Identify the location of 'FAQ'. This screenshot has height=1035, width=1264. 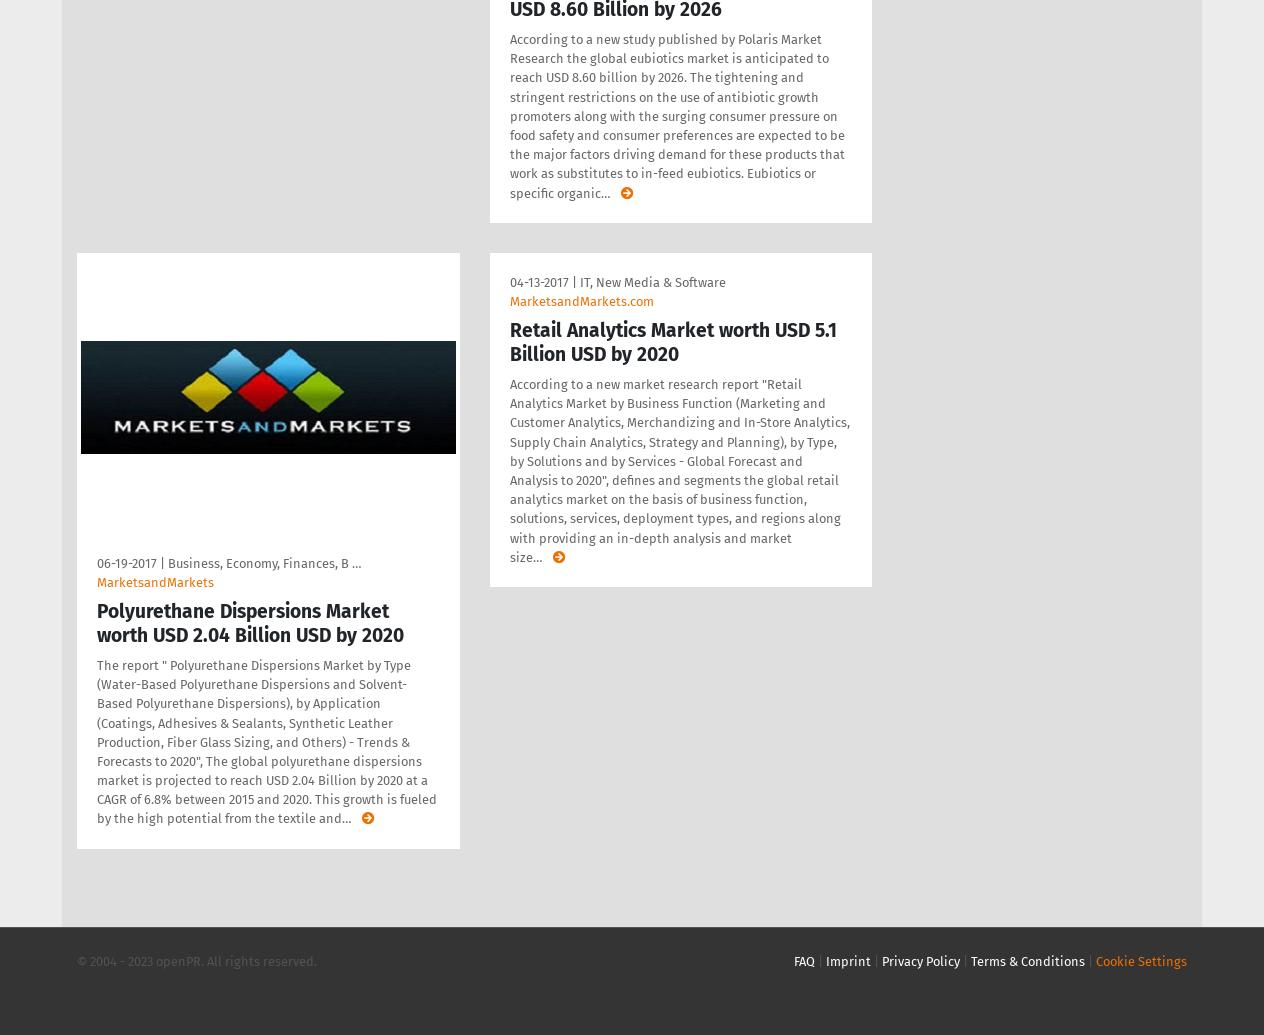
(804, 959).